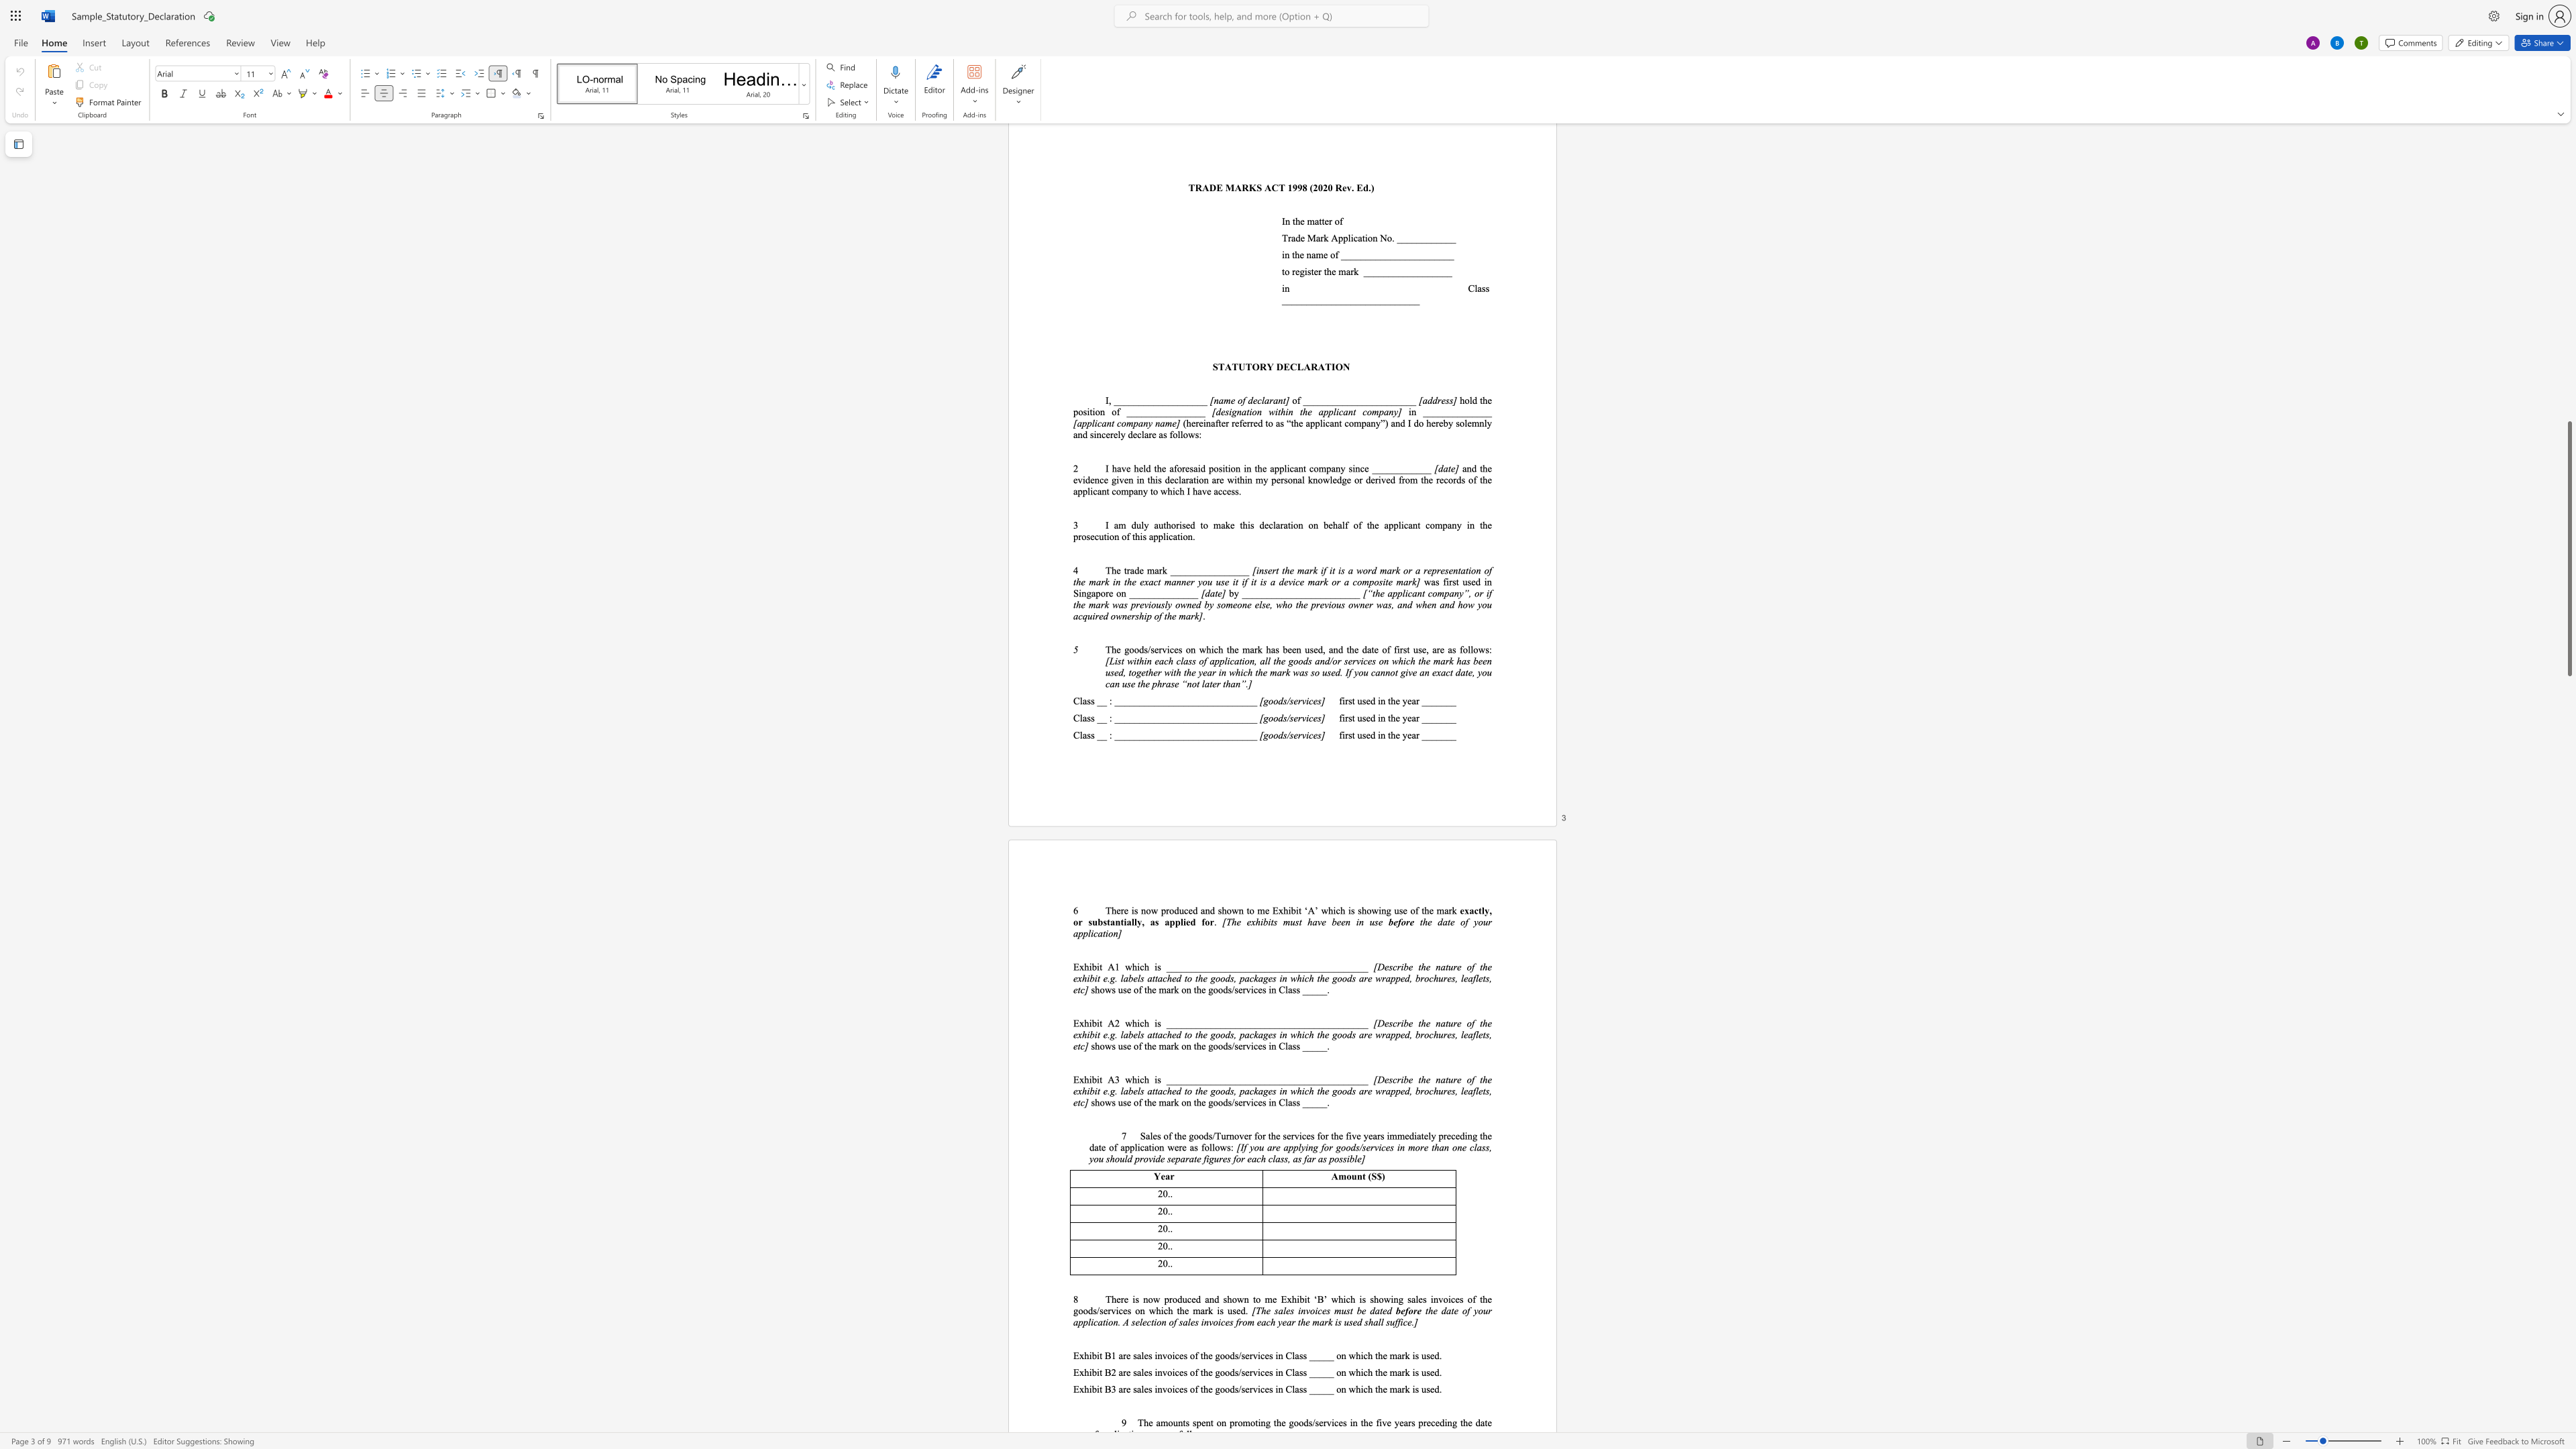  Describe the element at coordinates (2568, 268) in the screenshot. I see `the scrollbar on the right to shift the page higher` at that location.